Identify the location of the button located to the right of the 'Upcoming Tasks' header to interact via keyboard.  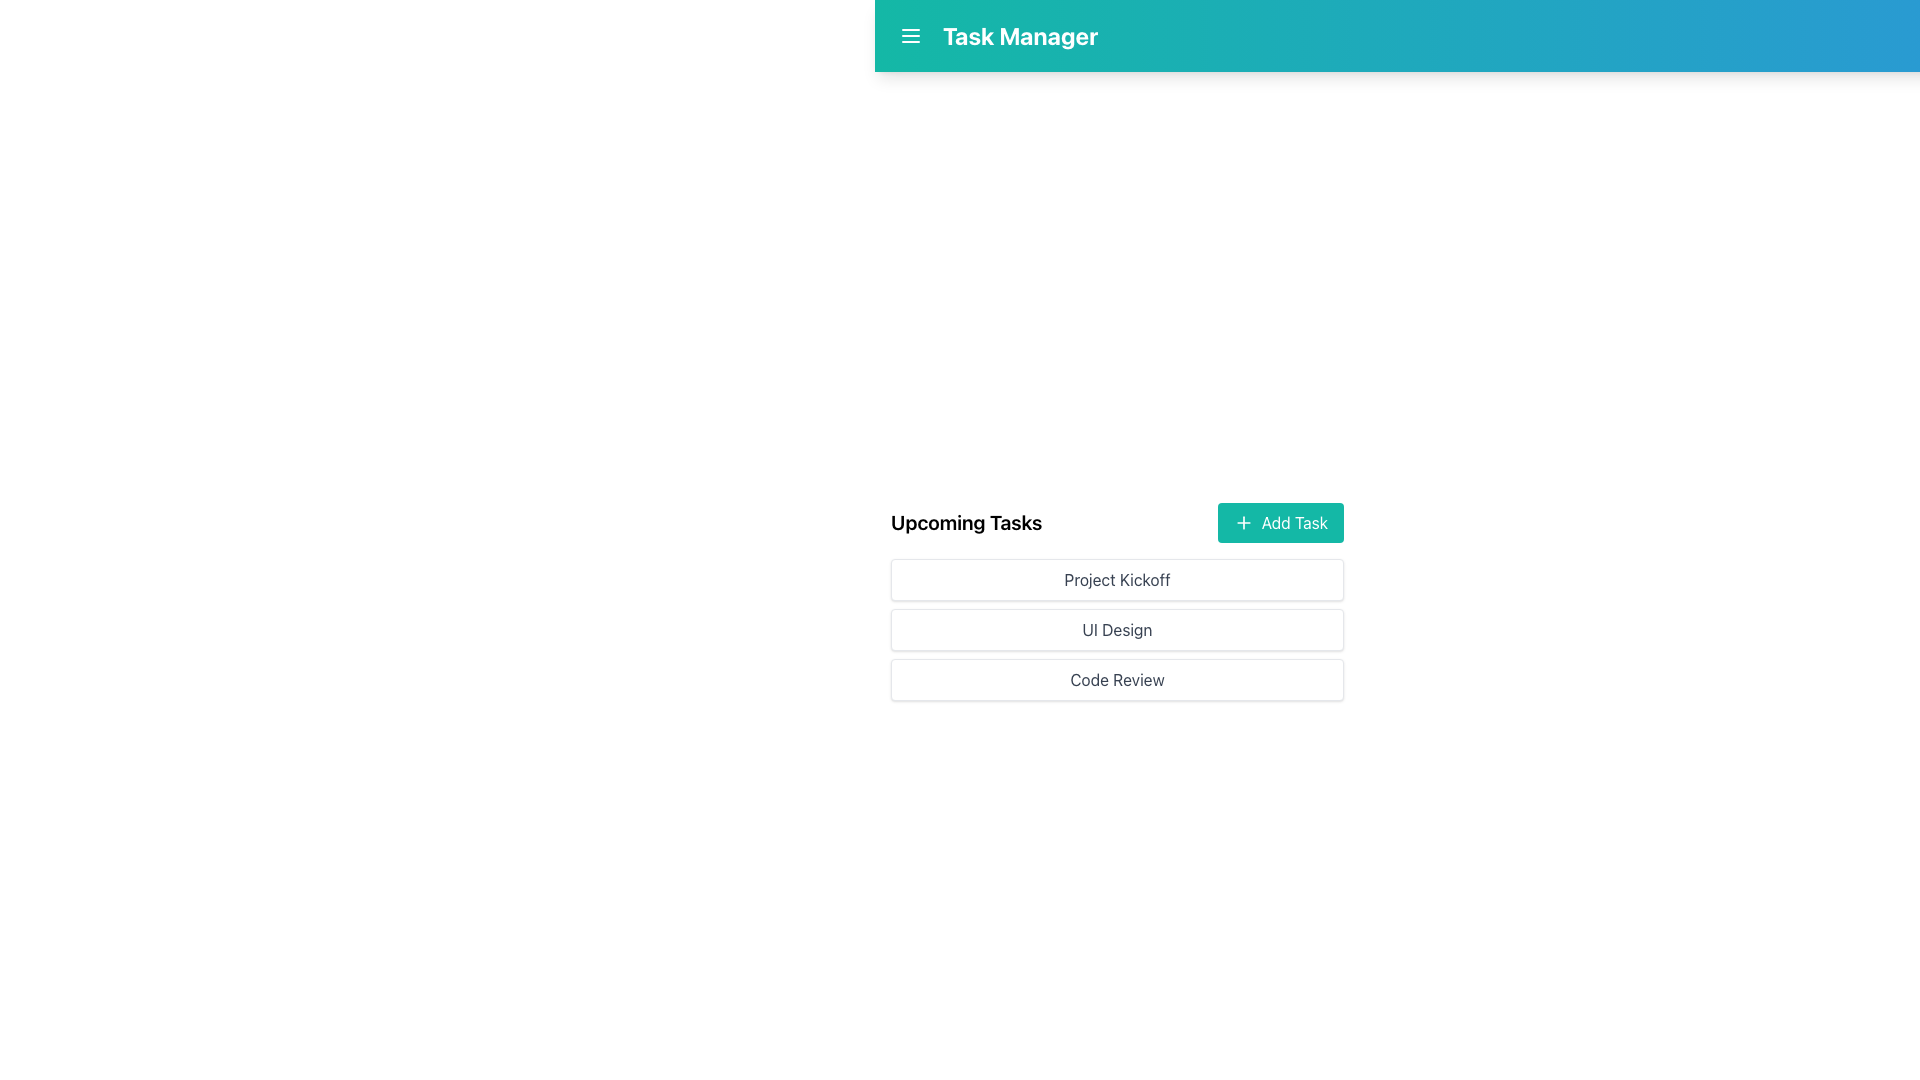
(1280, 522).